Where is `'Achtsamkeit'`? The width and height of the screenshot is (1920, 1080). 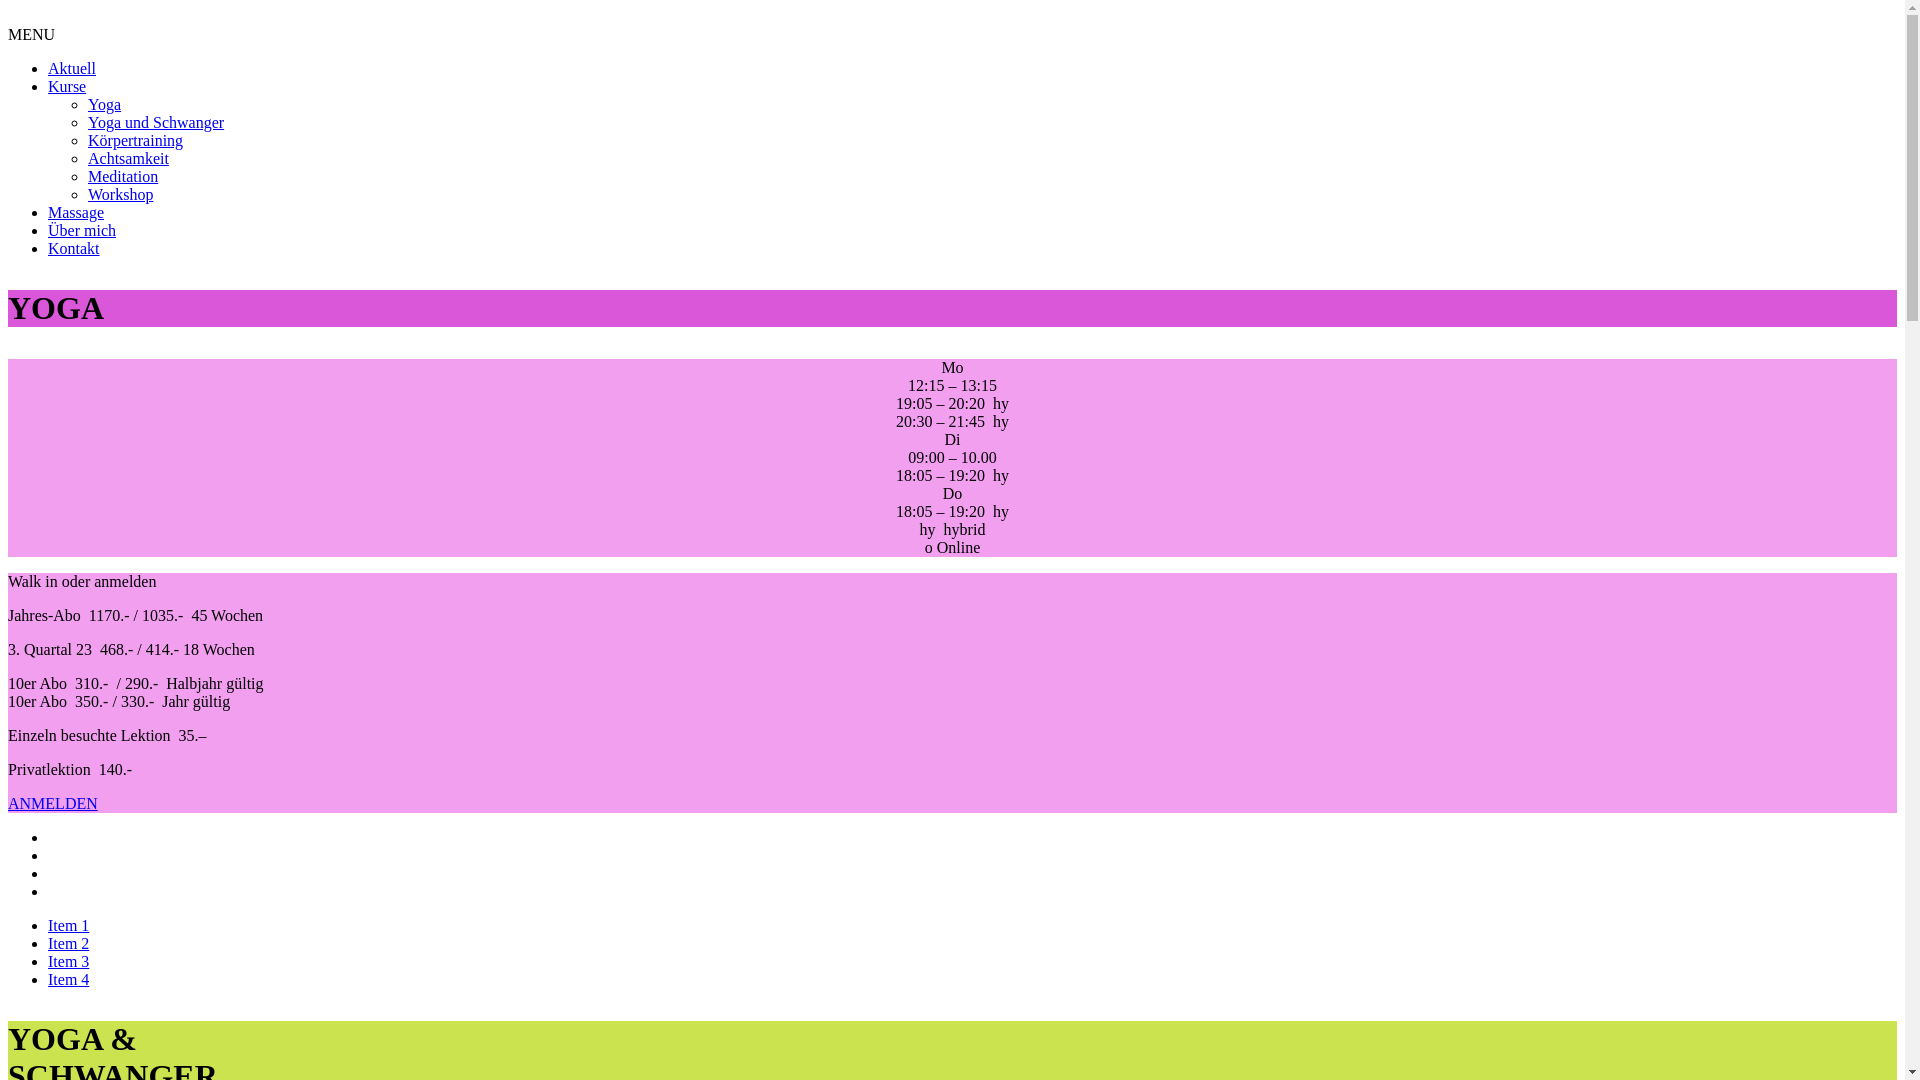 'Achtsamkeit' is located at coordinates (86, 157).